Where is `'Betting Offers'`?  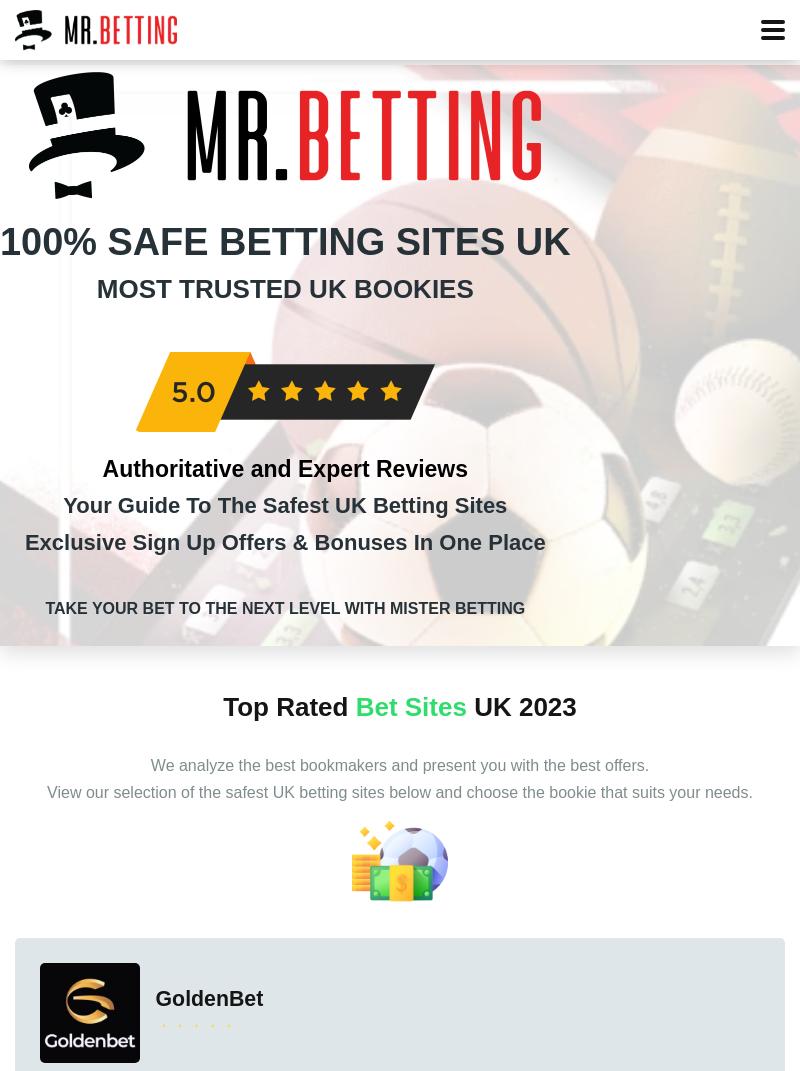
'Betting Offers' is located at coordinates (562, 185).